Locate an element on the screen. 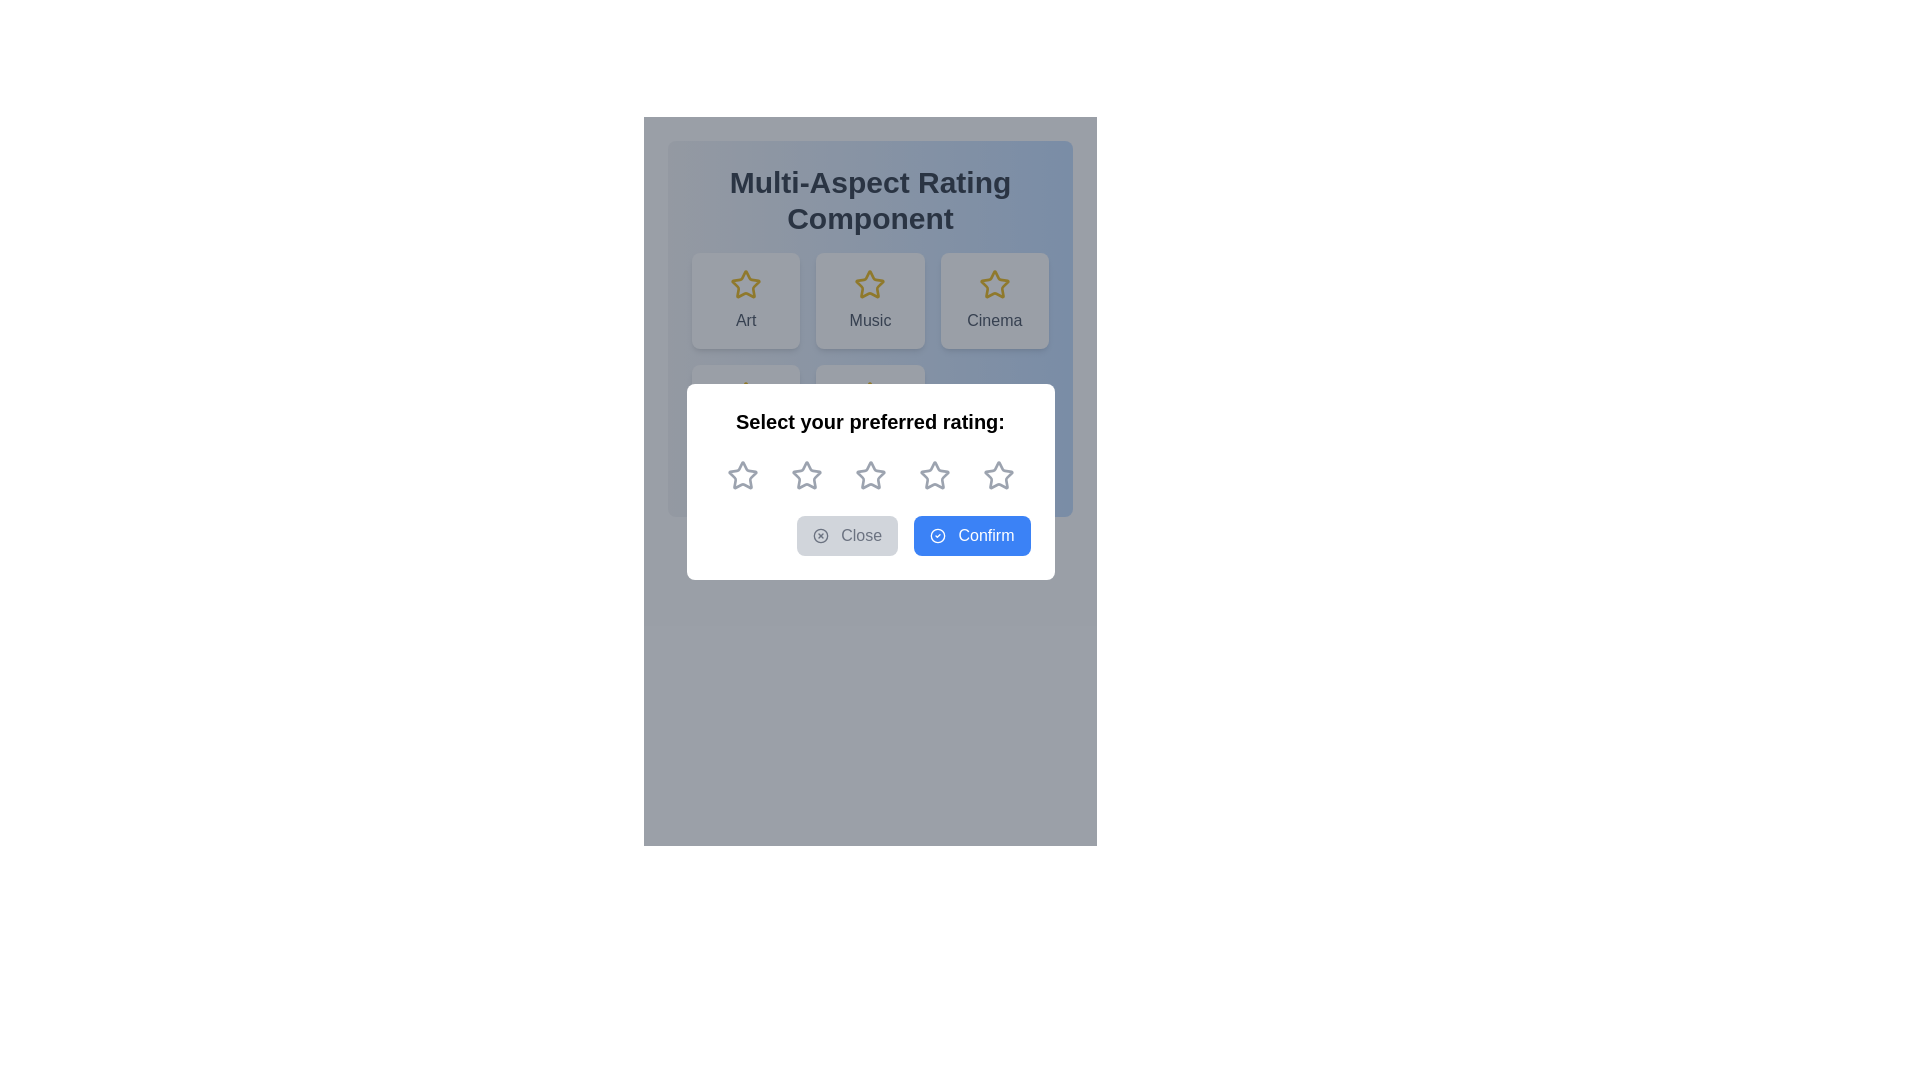 This screenshot has width=1920, height=1080. the small circular grayish icon with a cross inside it, located slightly to the left of the 'Close' button text is located at coordinates (820, 535).